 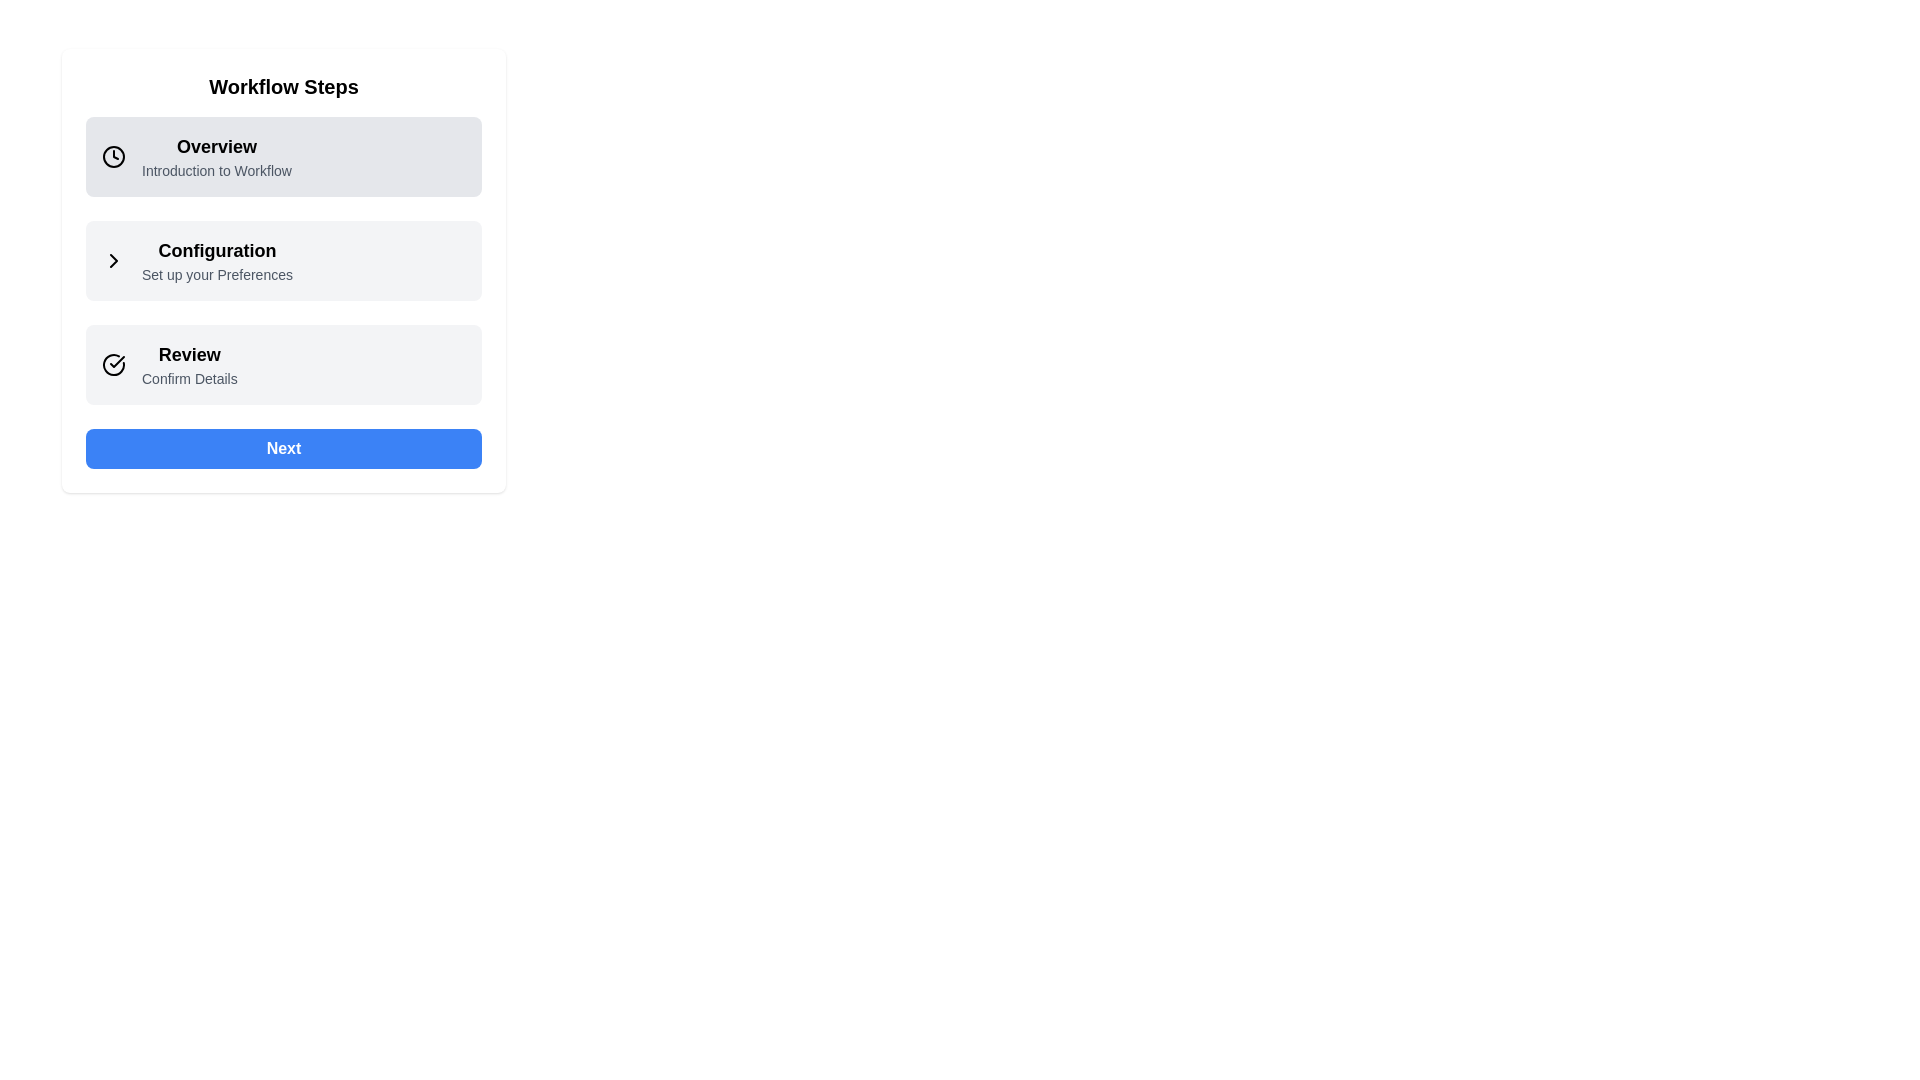 I want to click on the circular clock icon located in the header of the 'Overview' step in the Workflow Steps panel, so click(x=113, y=156).